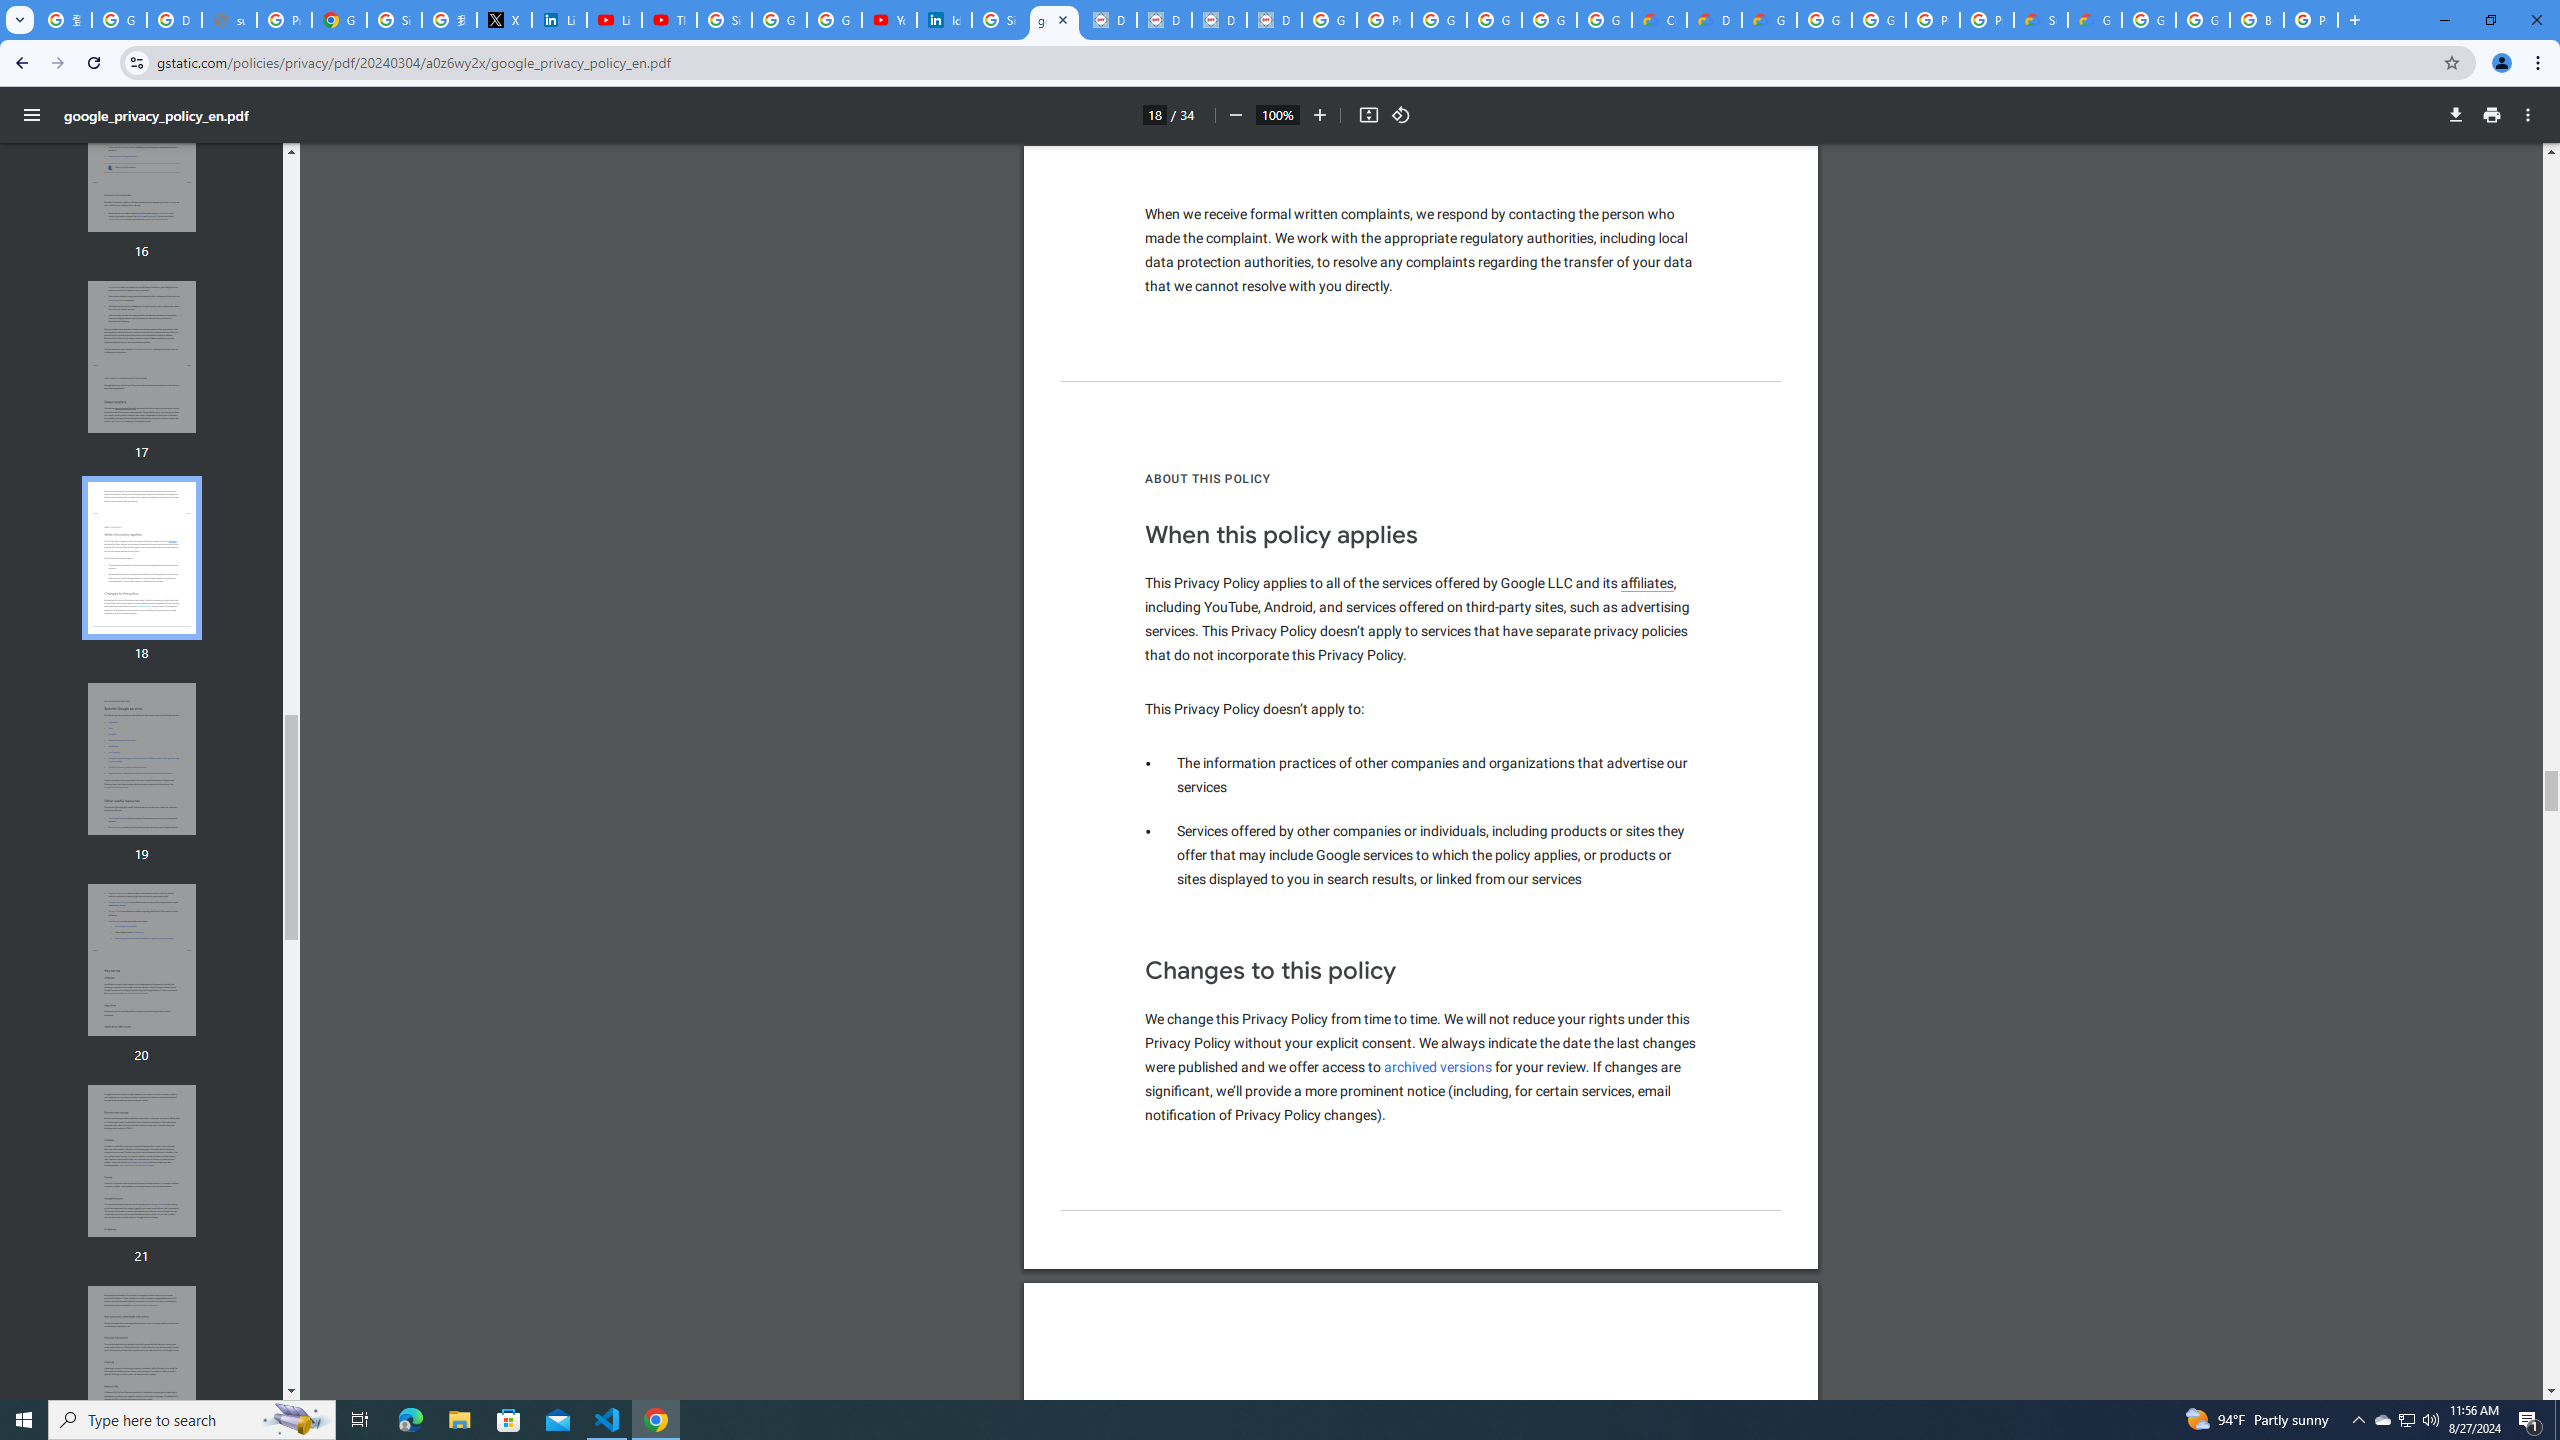 This screenshot has height=1440, width=2560. Describe the element at coordinates (142, 1160) in the screenshot. I see `'Thumbnail for page 21'` at that location.